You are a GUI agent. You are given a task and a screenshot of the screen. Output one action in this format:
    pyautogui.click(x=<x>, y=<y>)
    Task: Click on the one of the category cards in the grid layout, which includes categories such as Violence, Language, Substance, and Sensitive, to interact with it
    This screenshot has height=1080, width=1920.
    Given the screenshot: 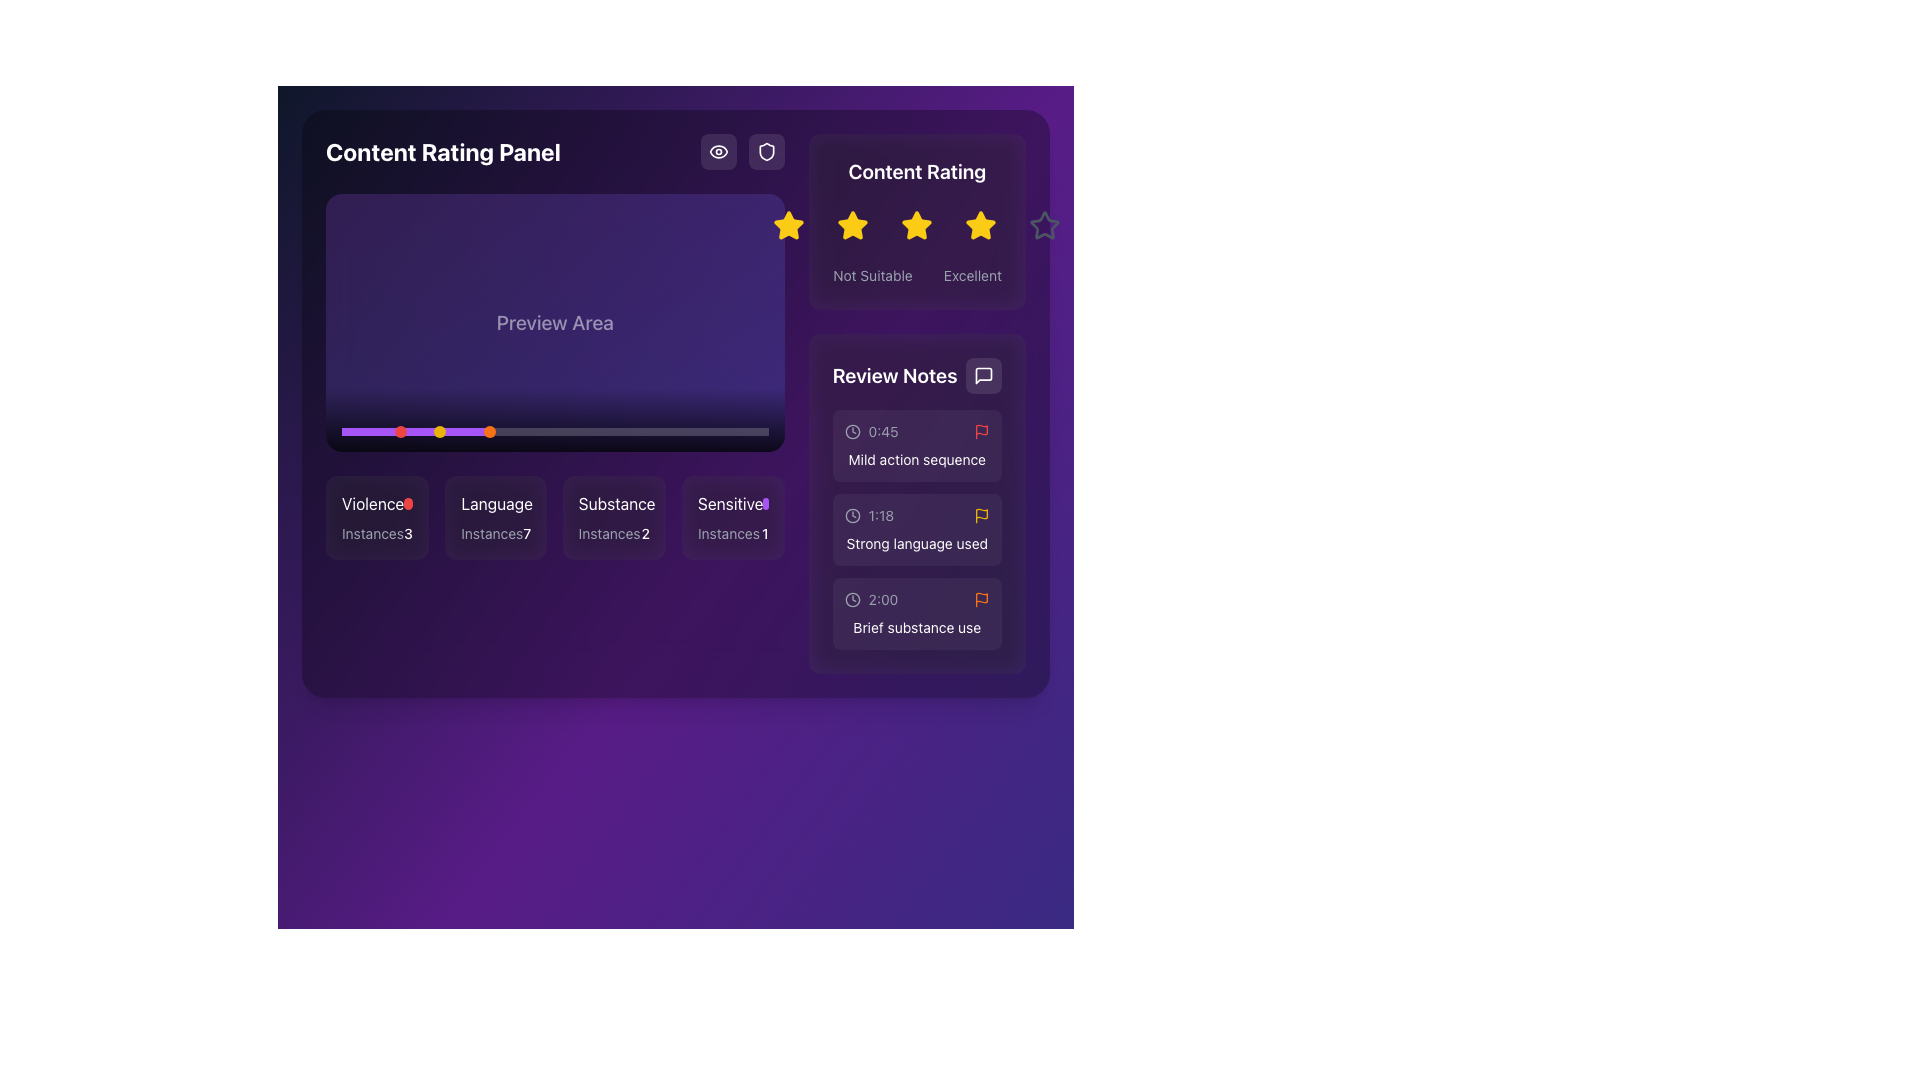 What is the action you would take?
    pyautogui.click(x=555, y=515)
    